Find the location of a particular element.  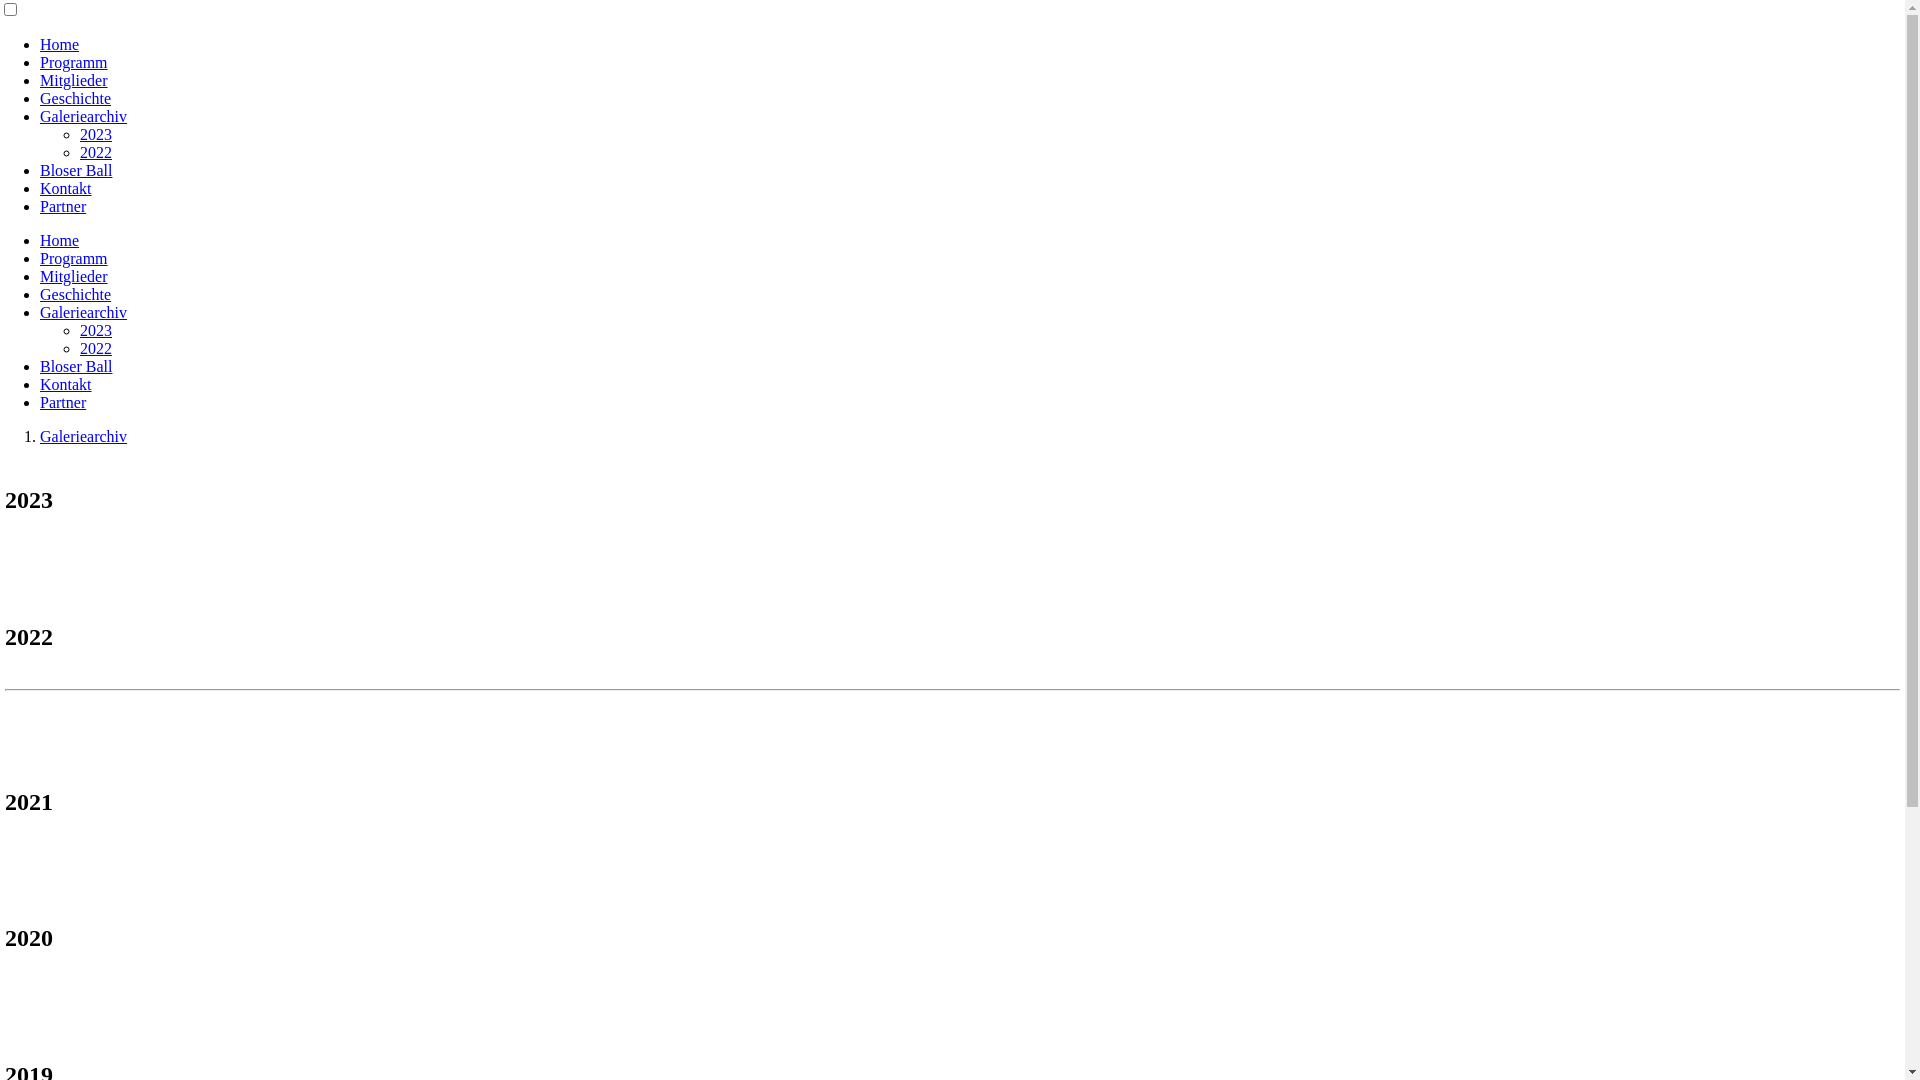

'2022' is located at coordinates (95, 347).